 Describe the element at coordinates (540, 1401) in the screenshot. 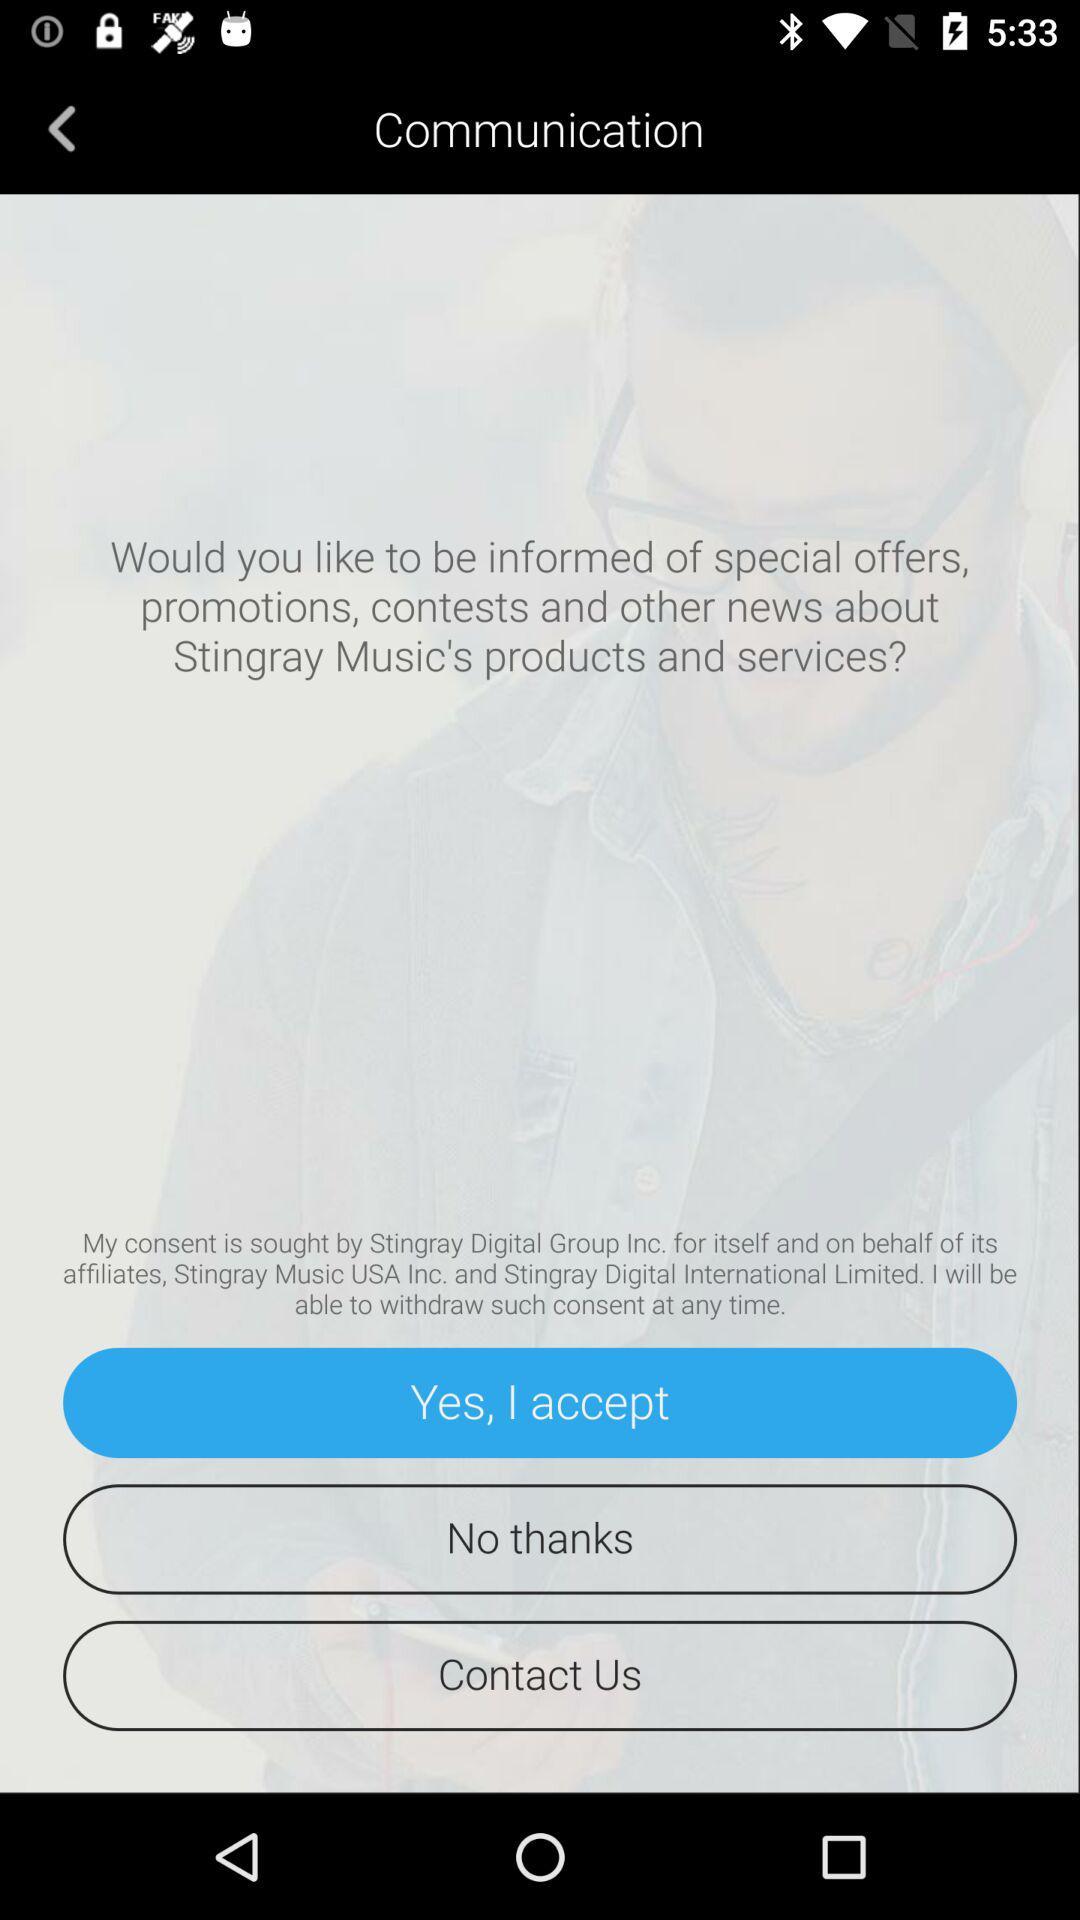

I see `icon above the no thanks icon` at that location.